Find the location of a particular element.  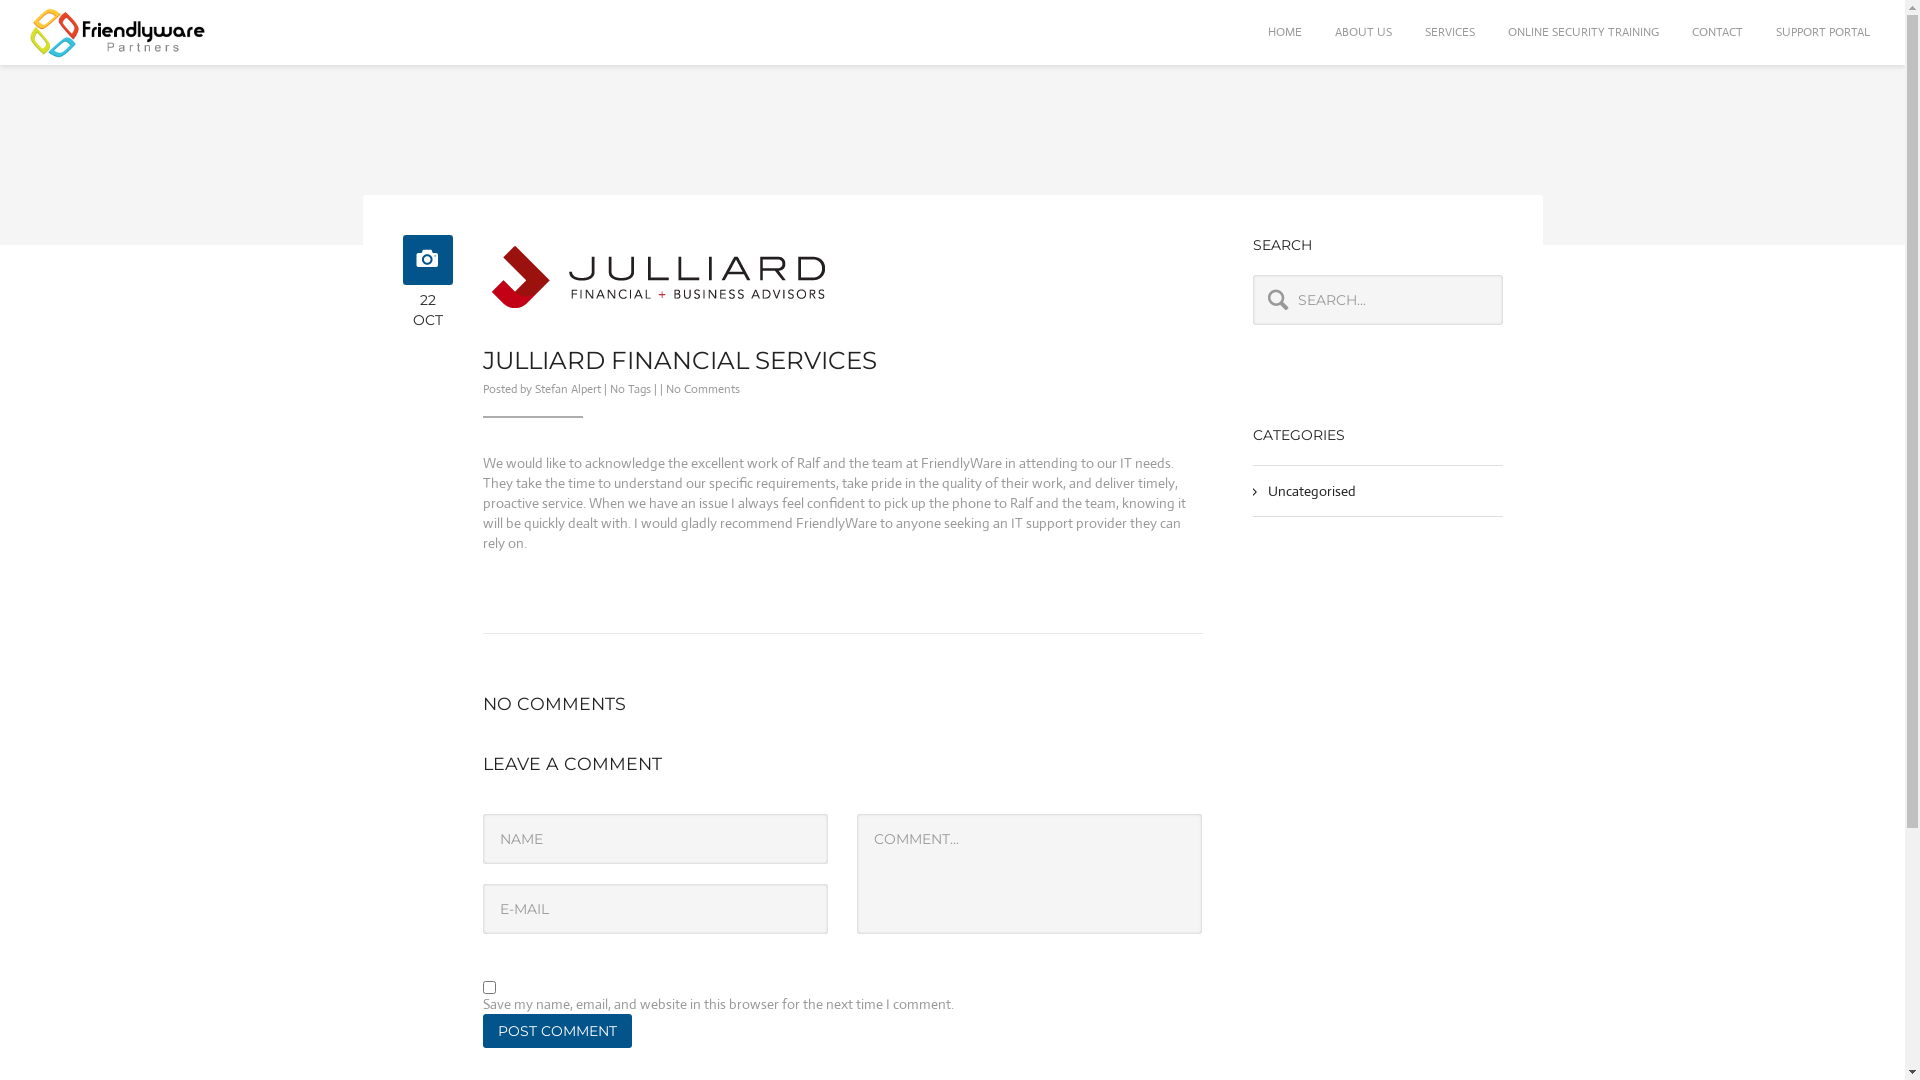

'No Comments is located at coordinates (702, 389).